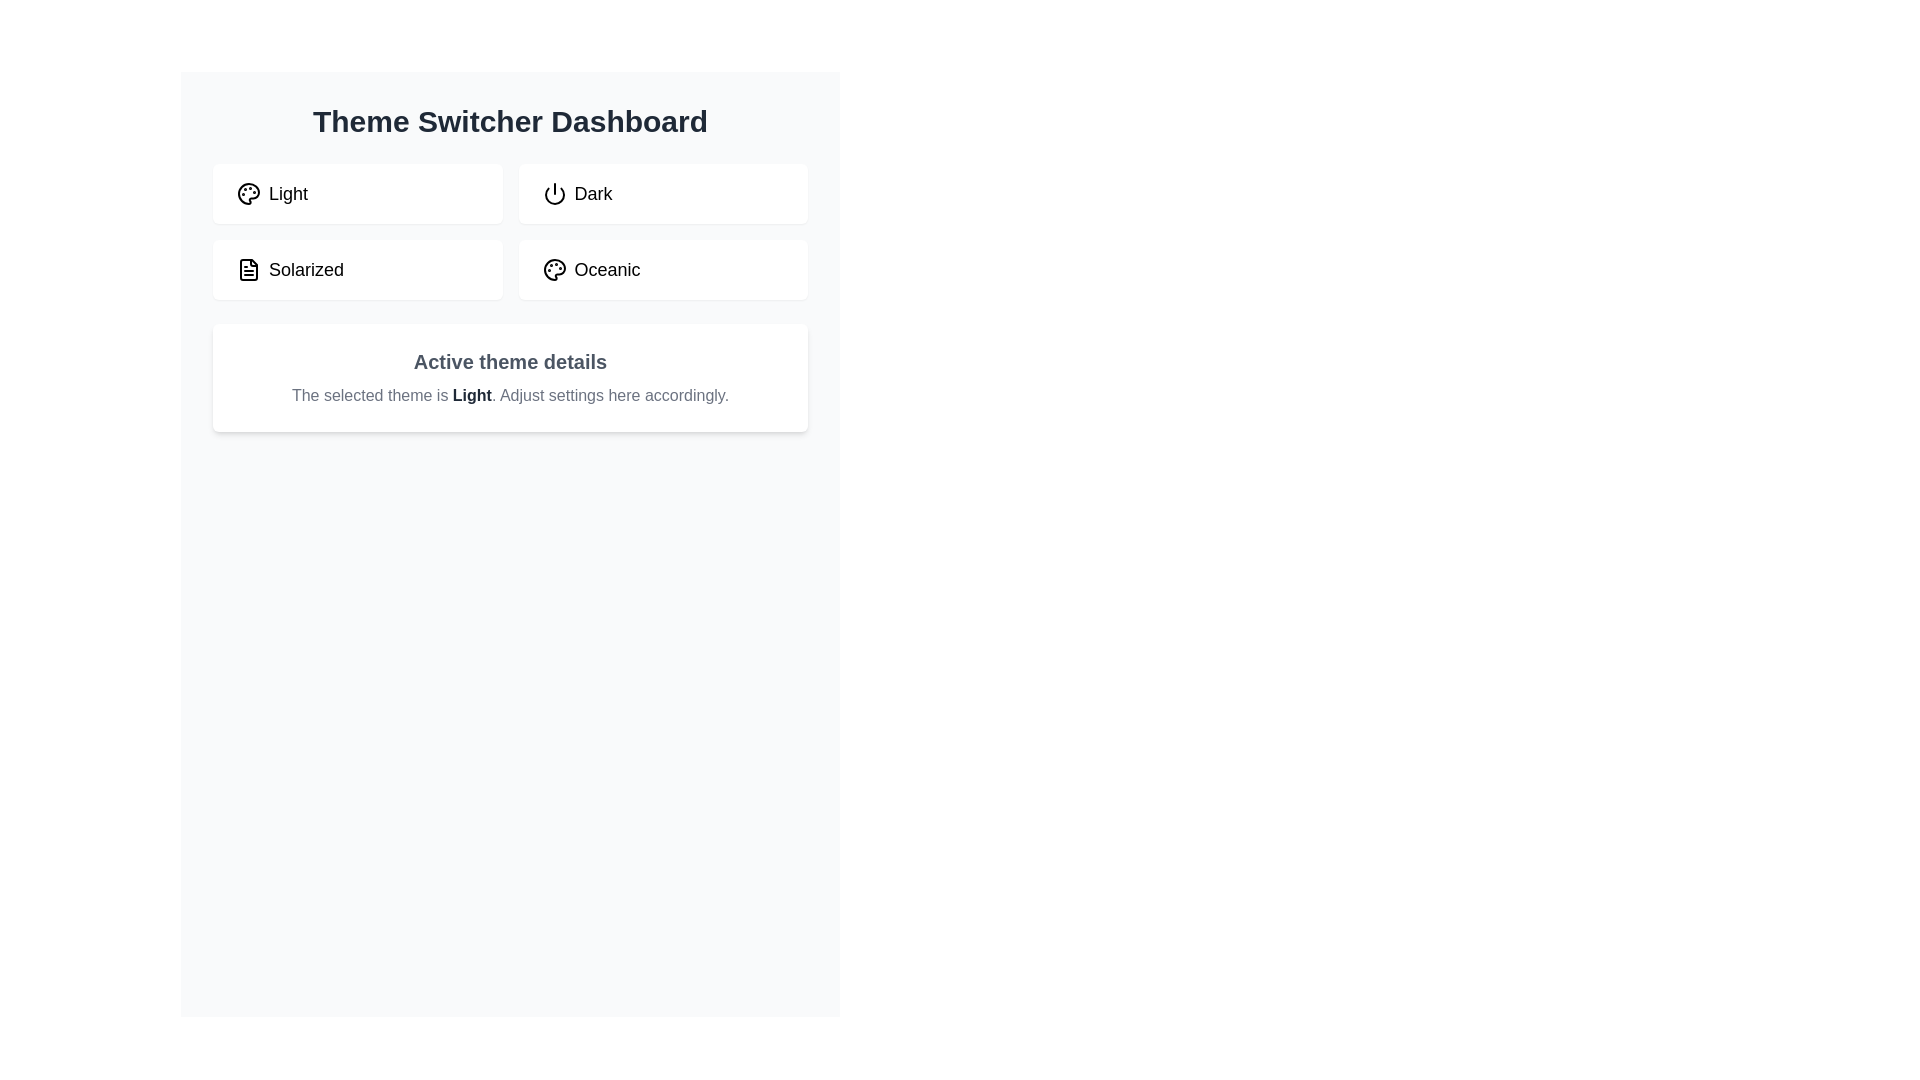  I want to click on the 'Light' theme selector button, so click(357, 193).